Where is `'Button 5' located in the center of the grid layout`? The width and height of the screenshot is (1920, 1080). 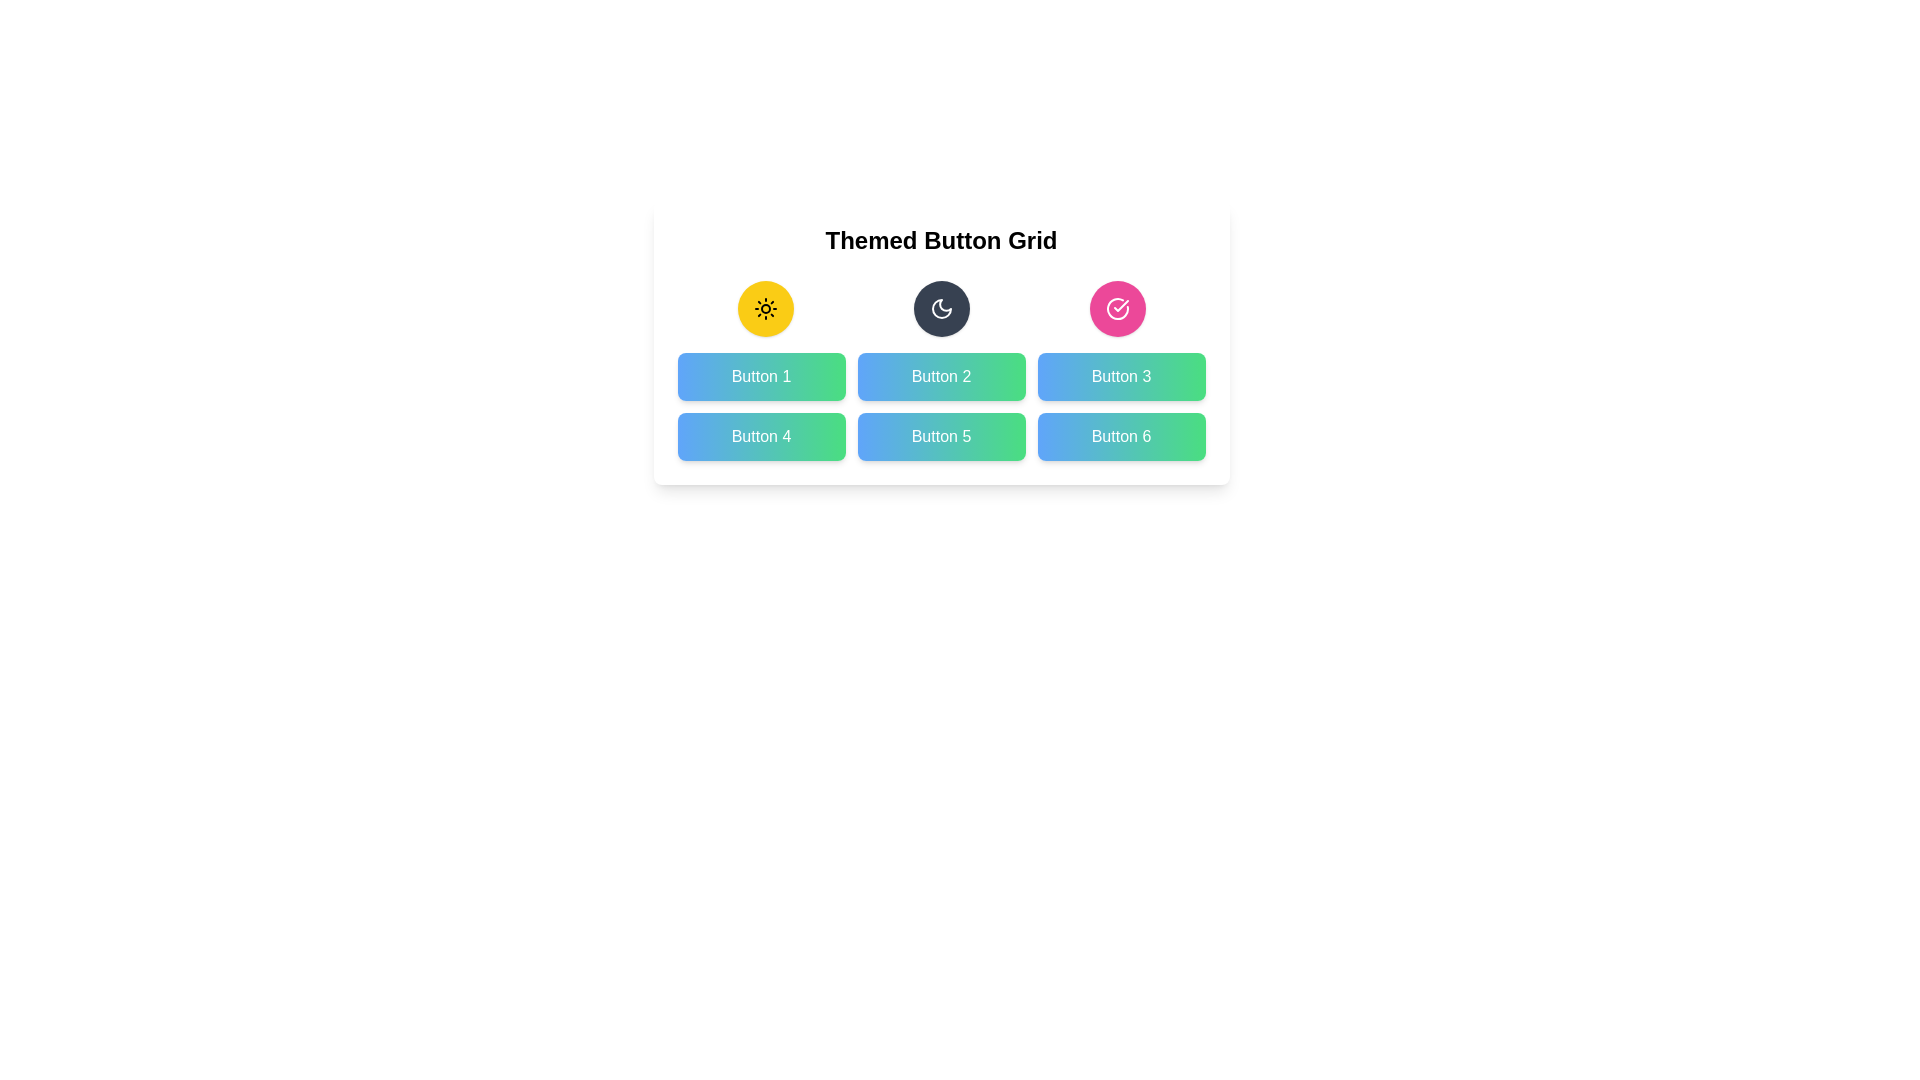 'Button 5' located in the center of the grid layout is located at coordinates (940, 406).